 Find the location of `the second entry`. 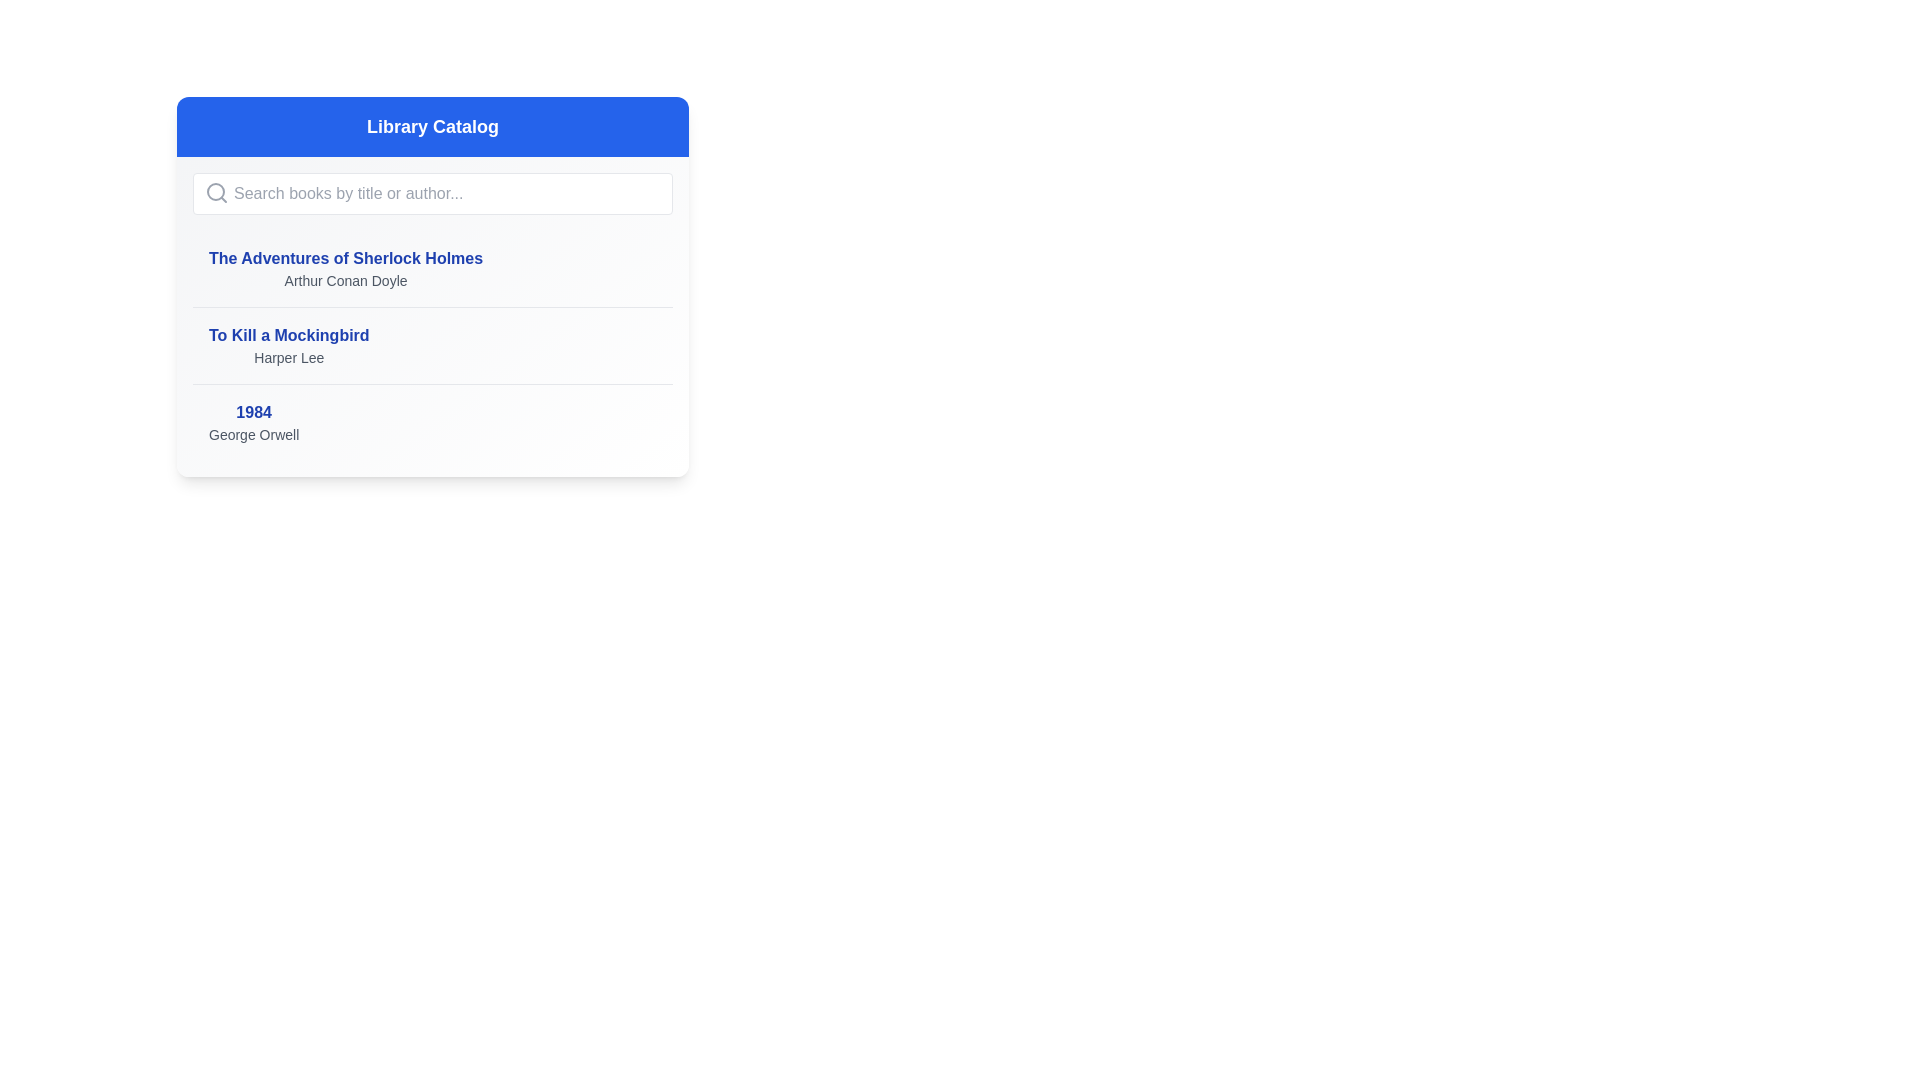

the second entry is located at coordinates (431, 343).